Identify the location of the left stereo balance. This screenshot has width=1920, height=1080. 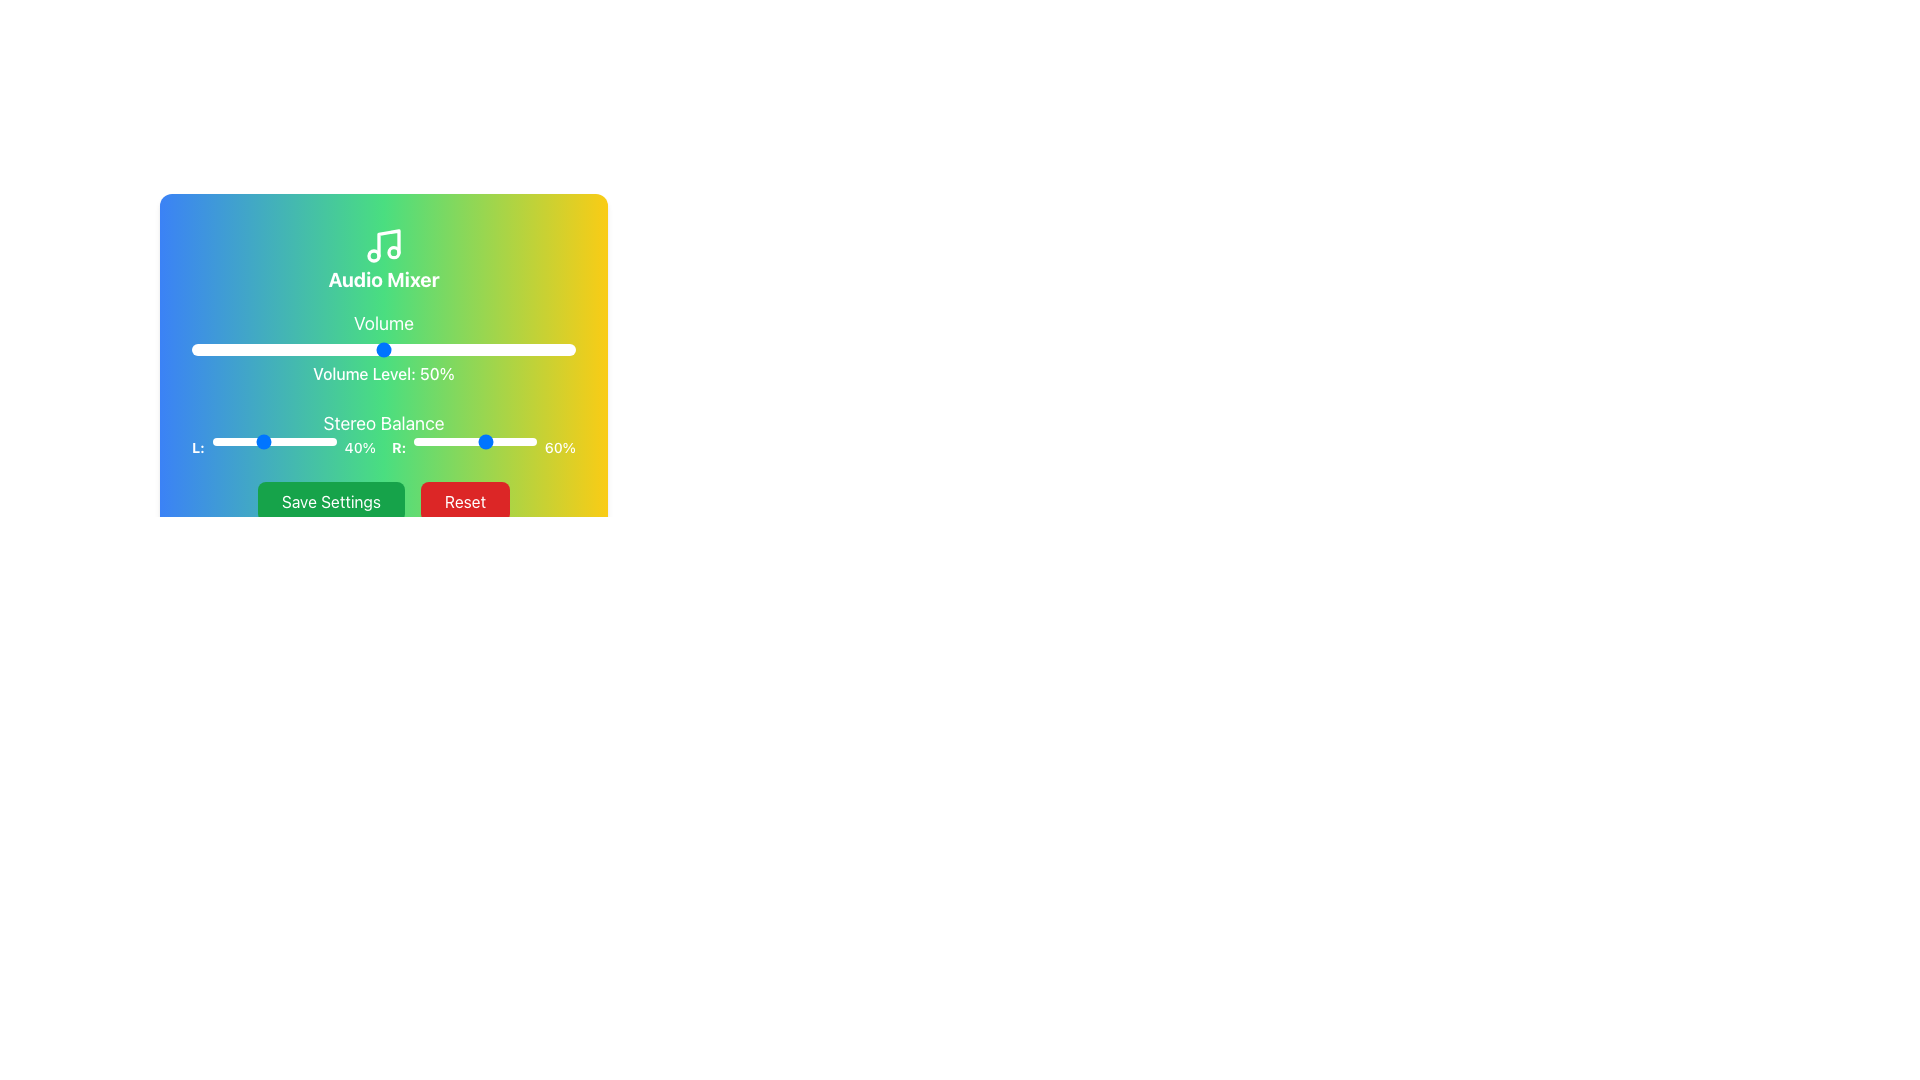
(231, 441).